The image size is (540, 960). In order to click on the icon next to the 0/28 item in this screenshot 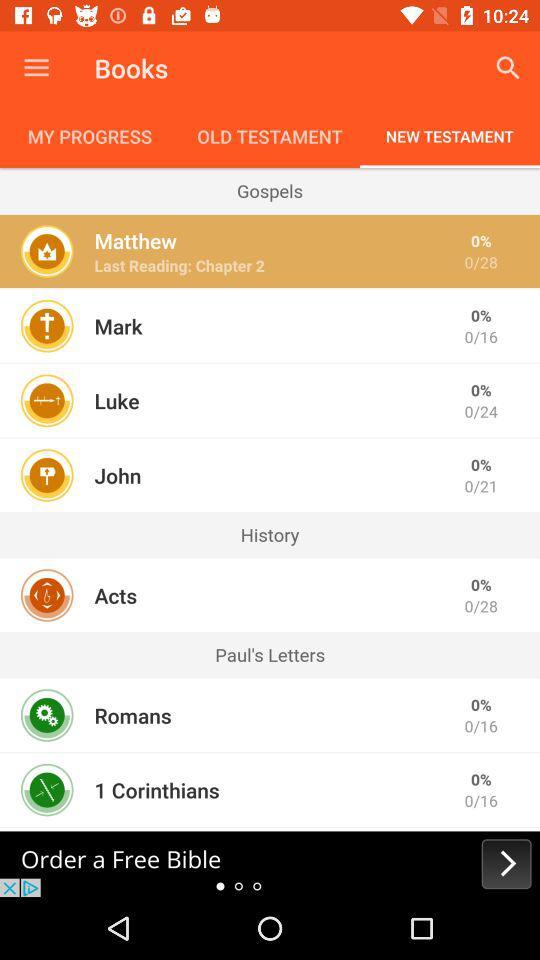, I will do `click(115, 595)`.